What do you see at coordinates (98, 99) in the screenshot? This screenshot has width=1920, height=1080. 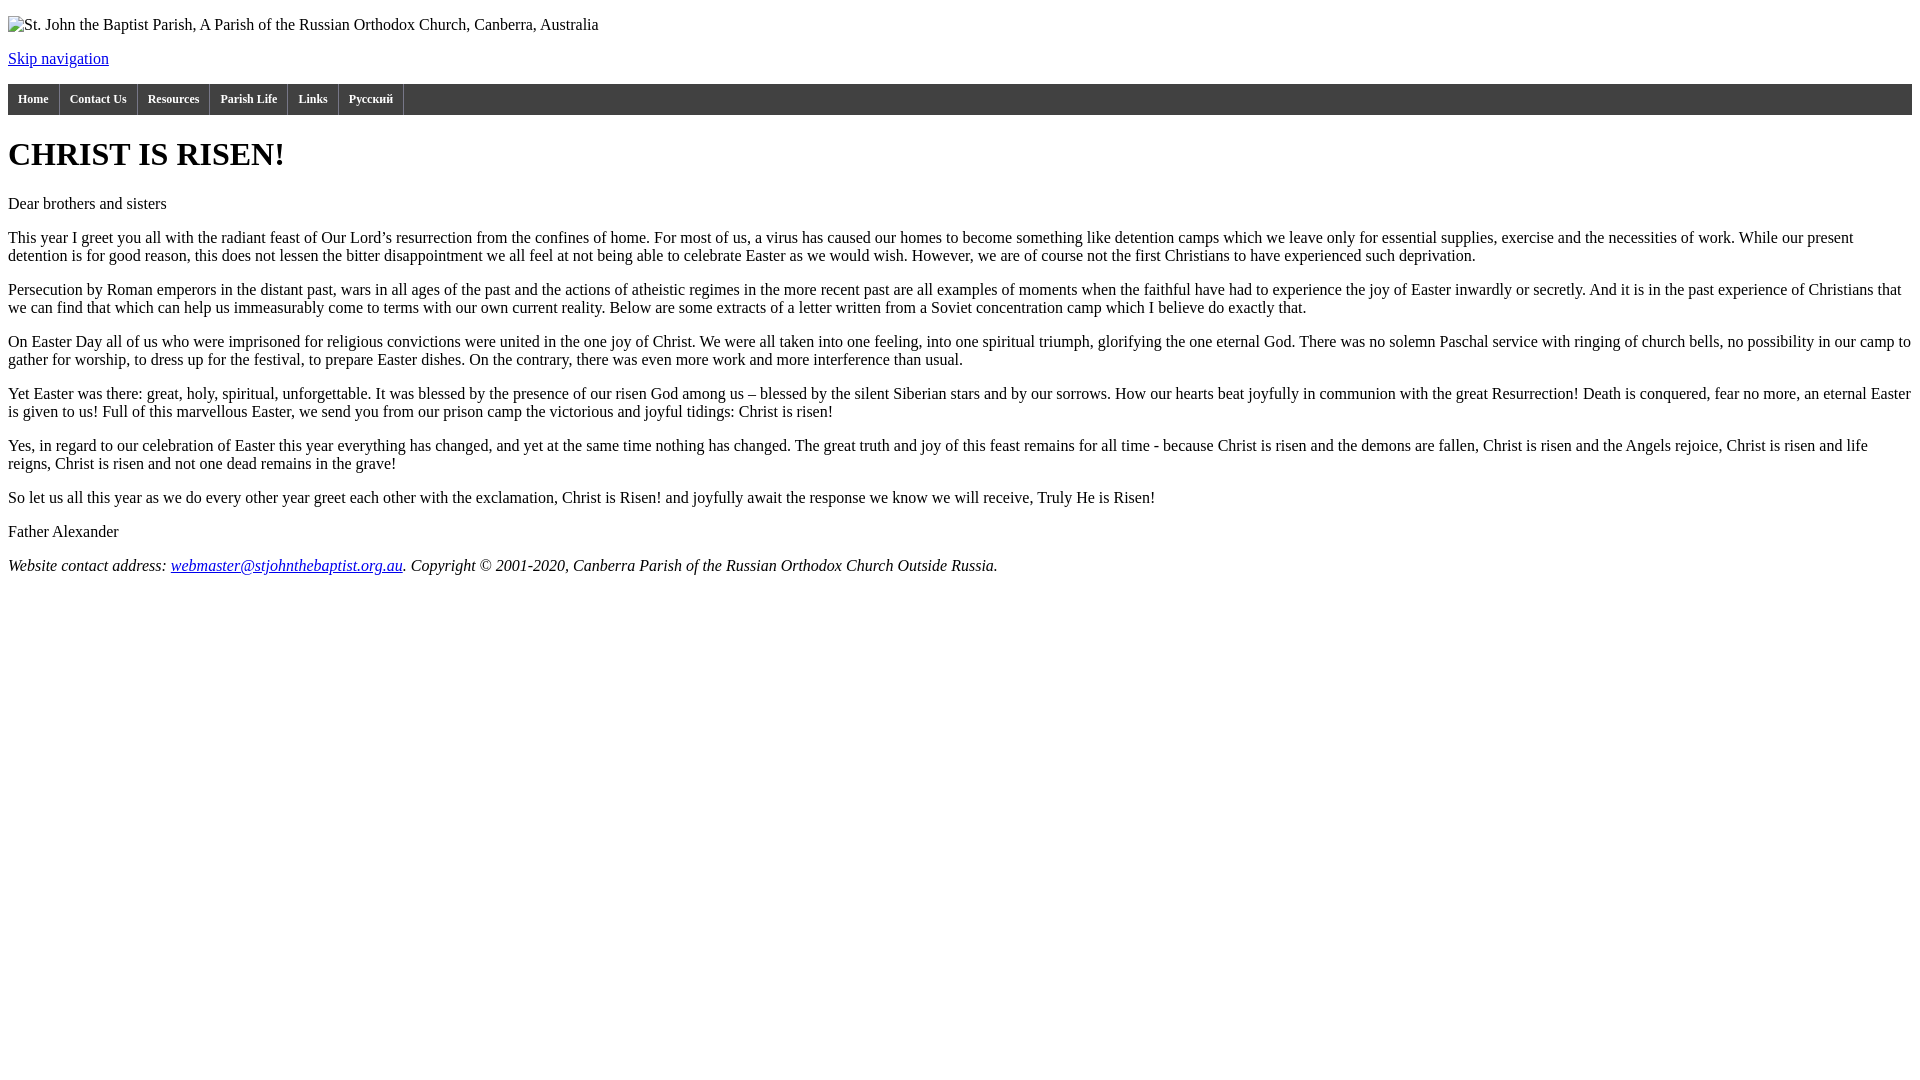 I see `'Contact Us'` at bounding box center [98, 99].